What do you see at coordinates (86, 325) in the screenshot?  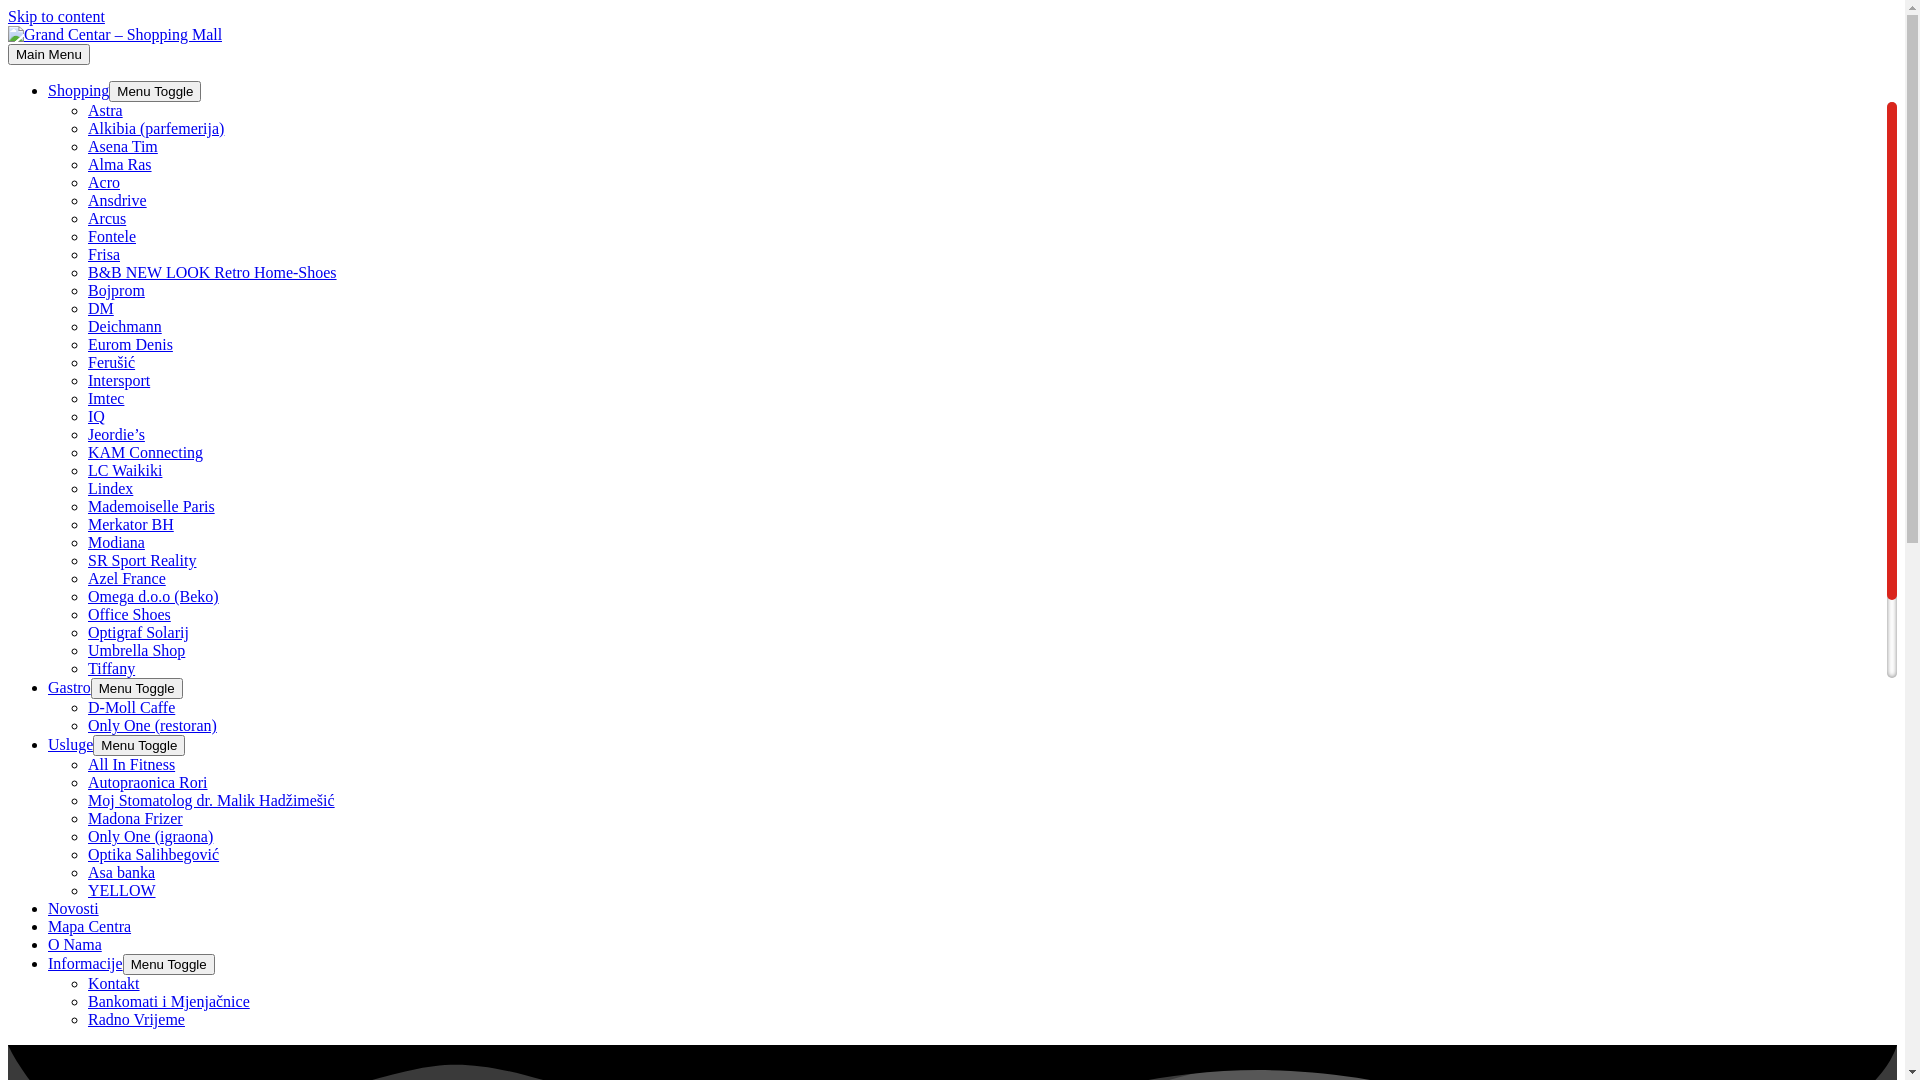 I see `'Deichmann'` at bounding box center [86, 325].